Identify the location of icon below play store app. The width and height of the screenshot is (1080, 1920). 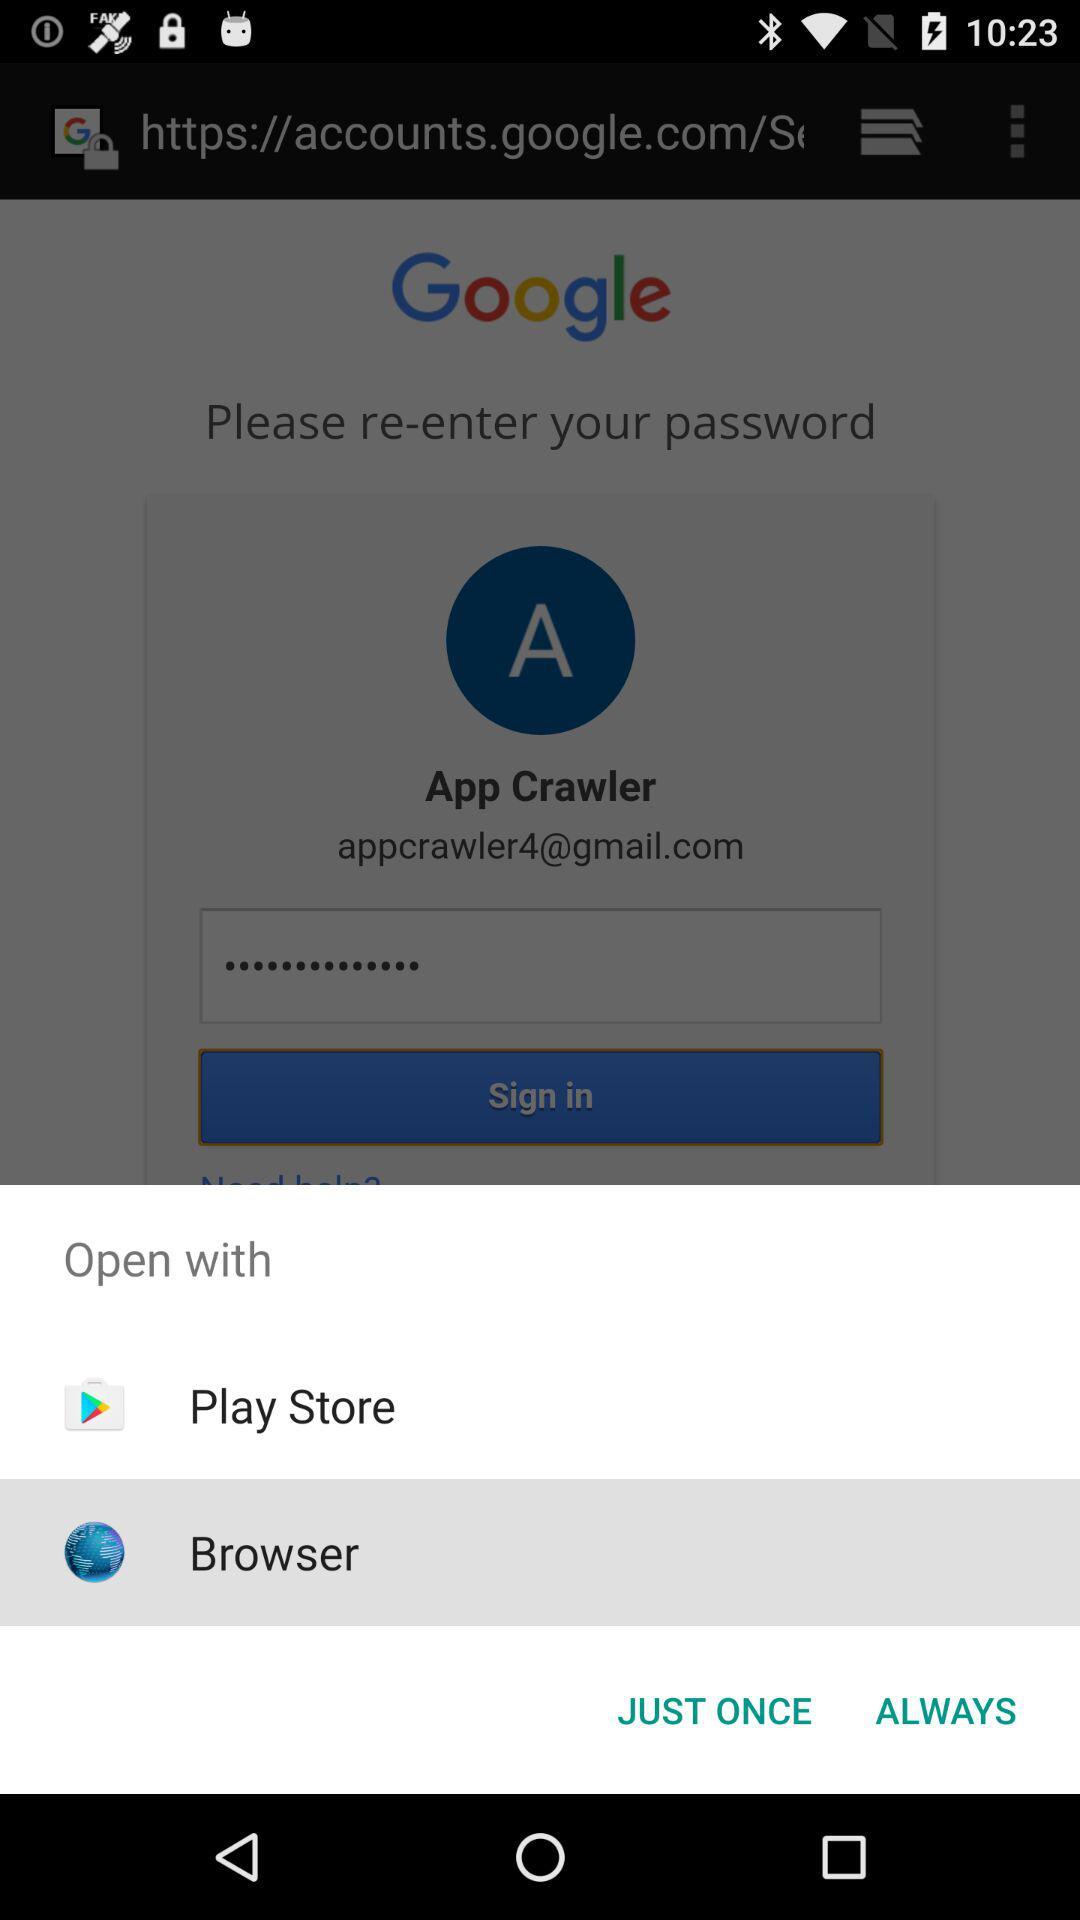
(274, 1551).